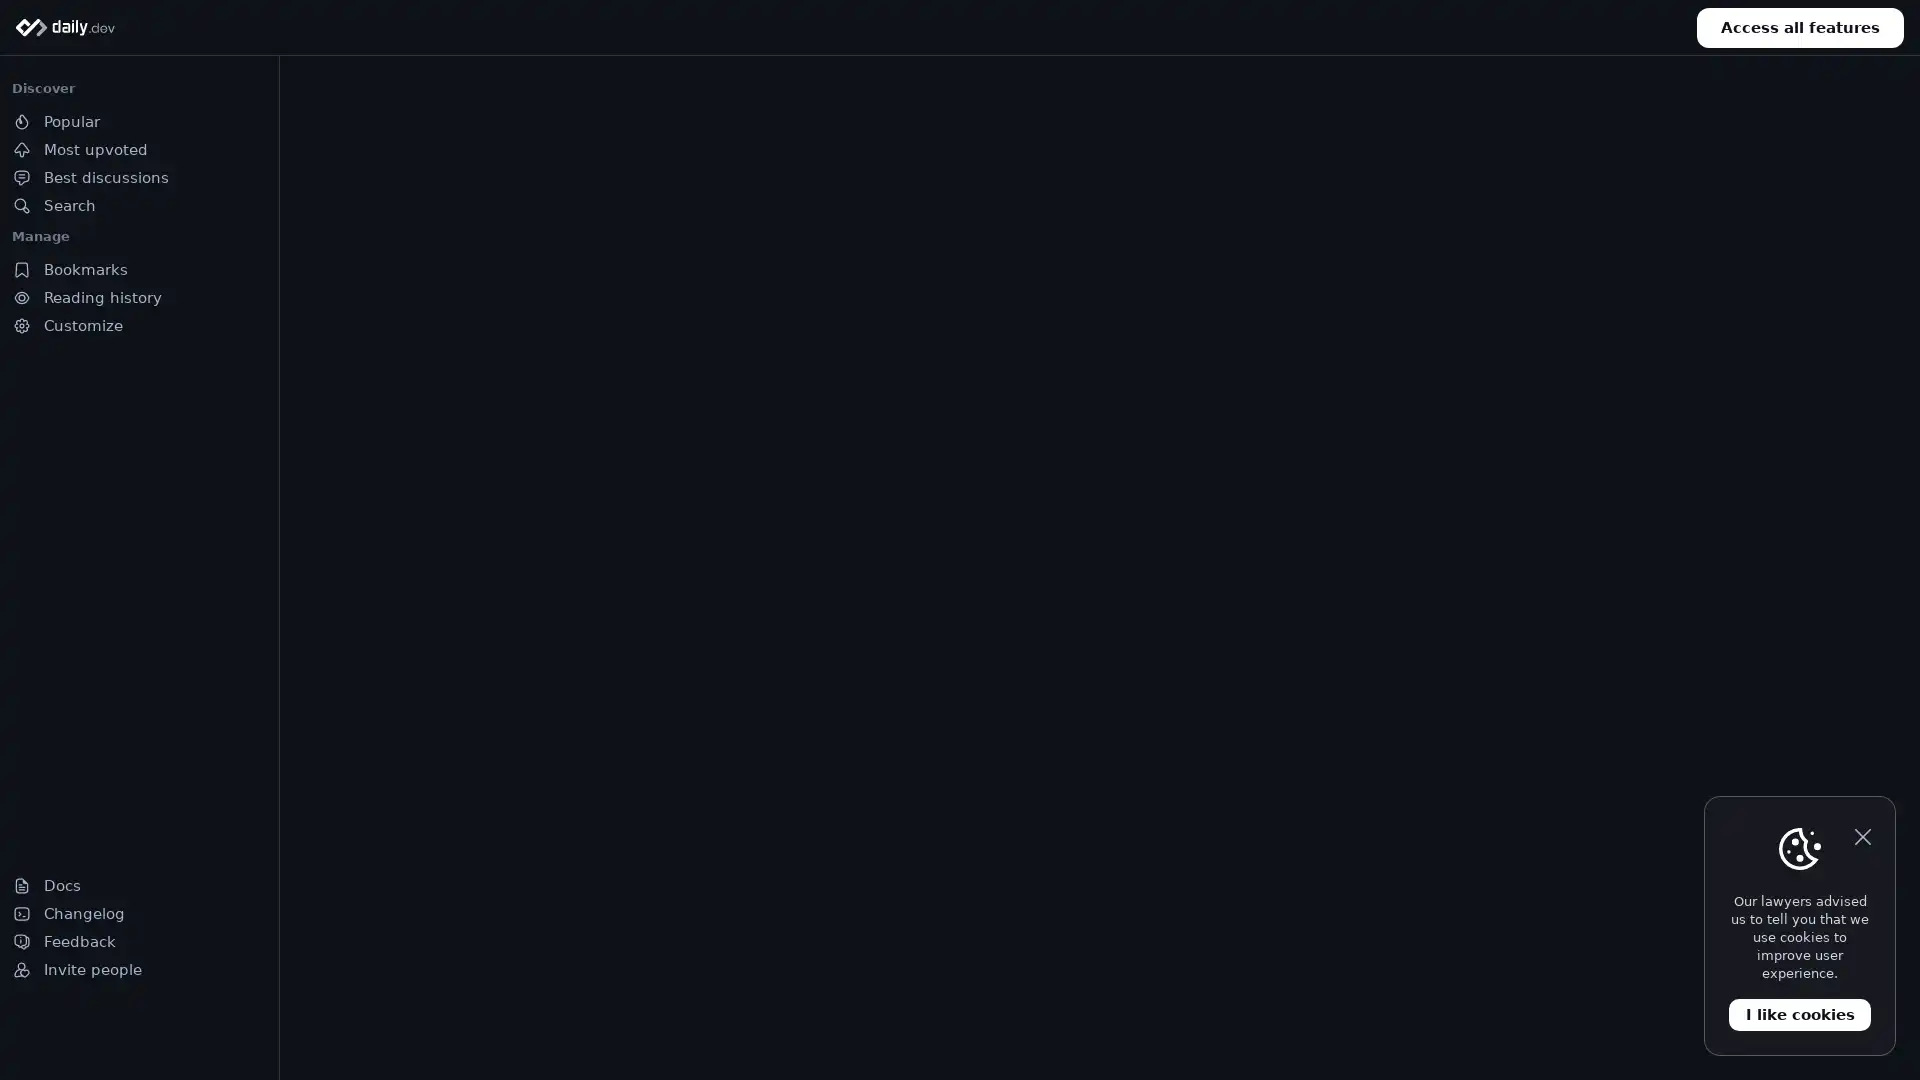 The image size is (1920, 1080). Describe the element at coordinates (696, 648) in the screenshot. I see `Options` at that location.